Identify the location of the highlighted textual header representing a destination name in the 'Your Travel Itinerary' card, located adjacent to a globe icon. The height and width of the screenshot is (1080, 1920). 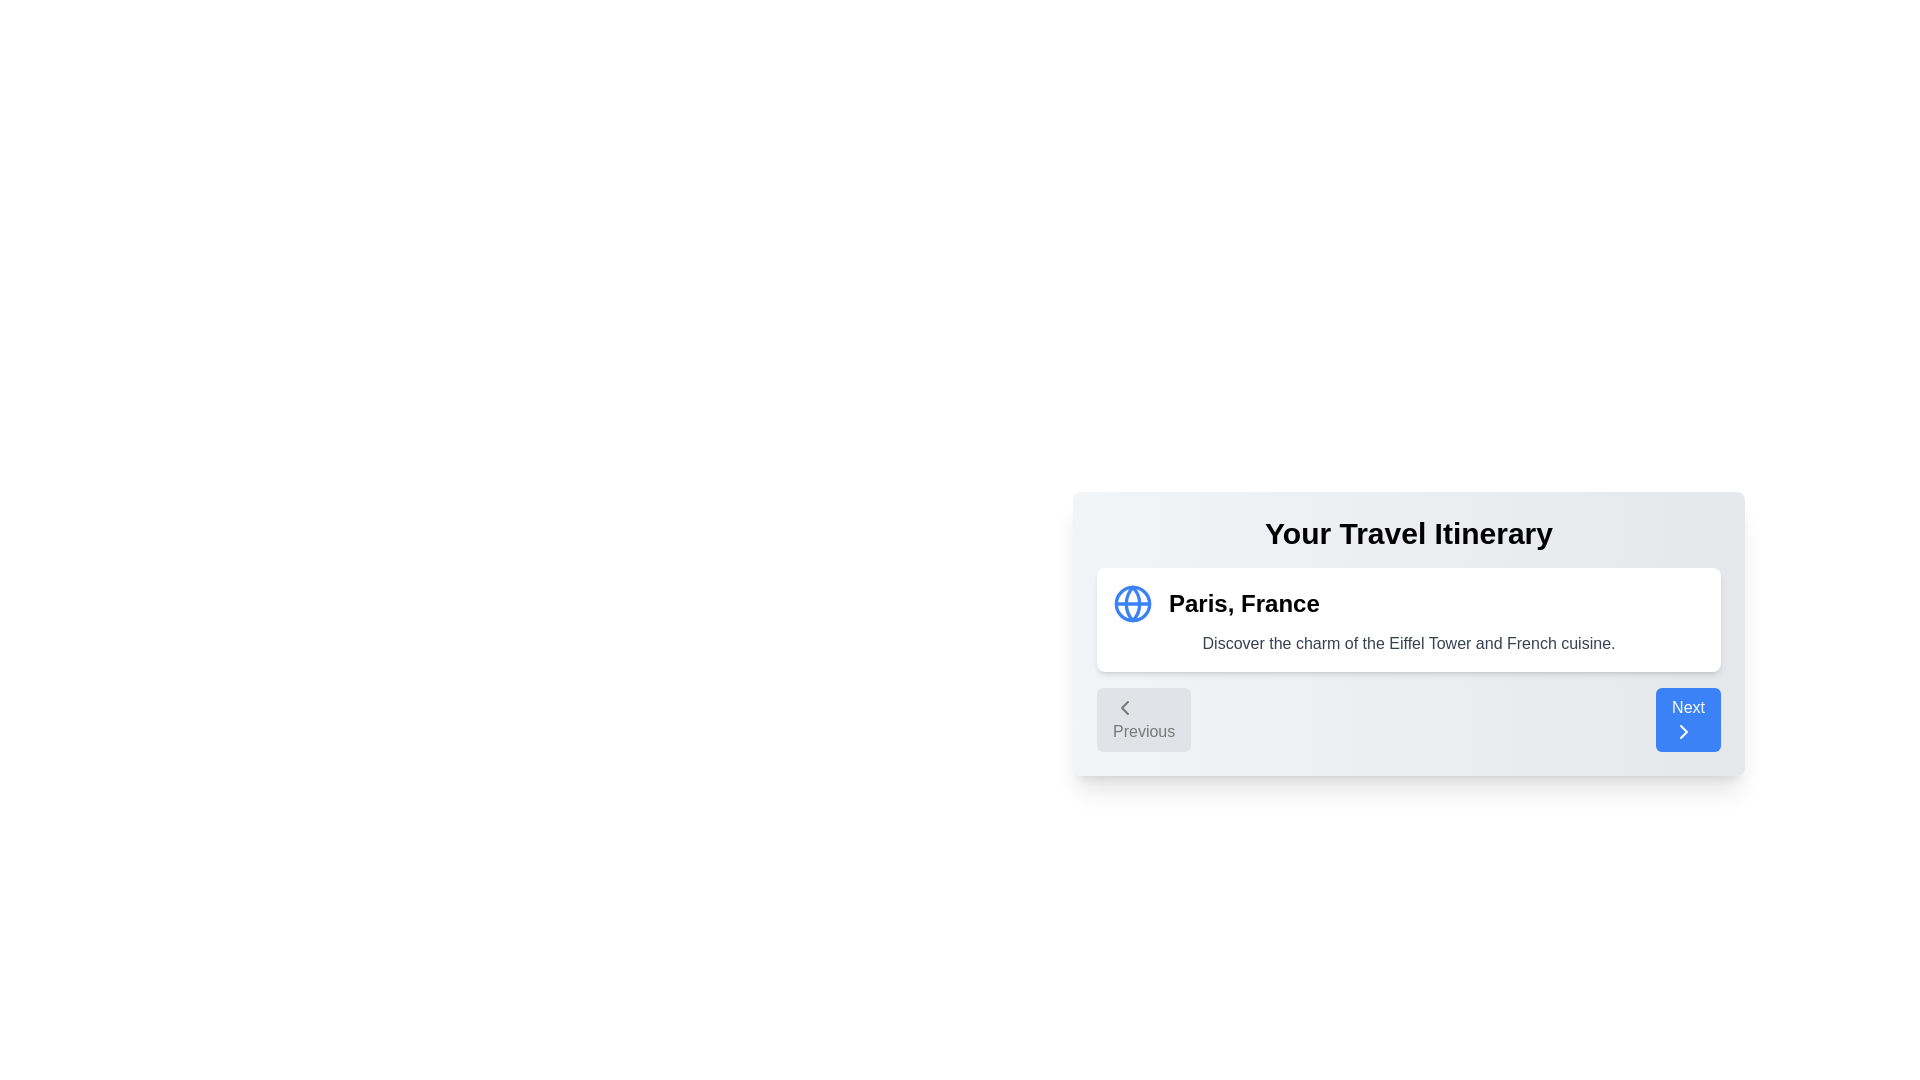
(1243, 603).